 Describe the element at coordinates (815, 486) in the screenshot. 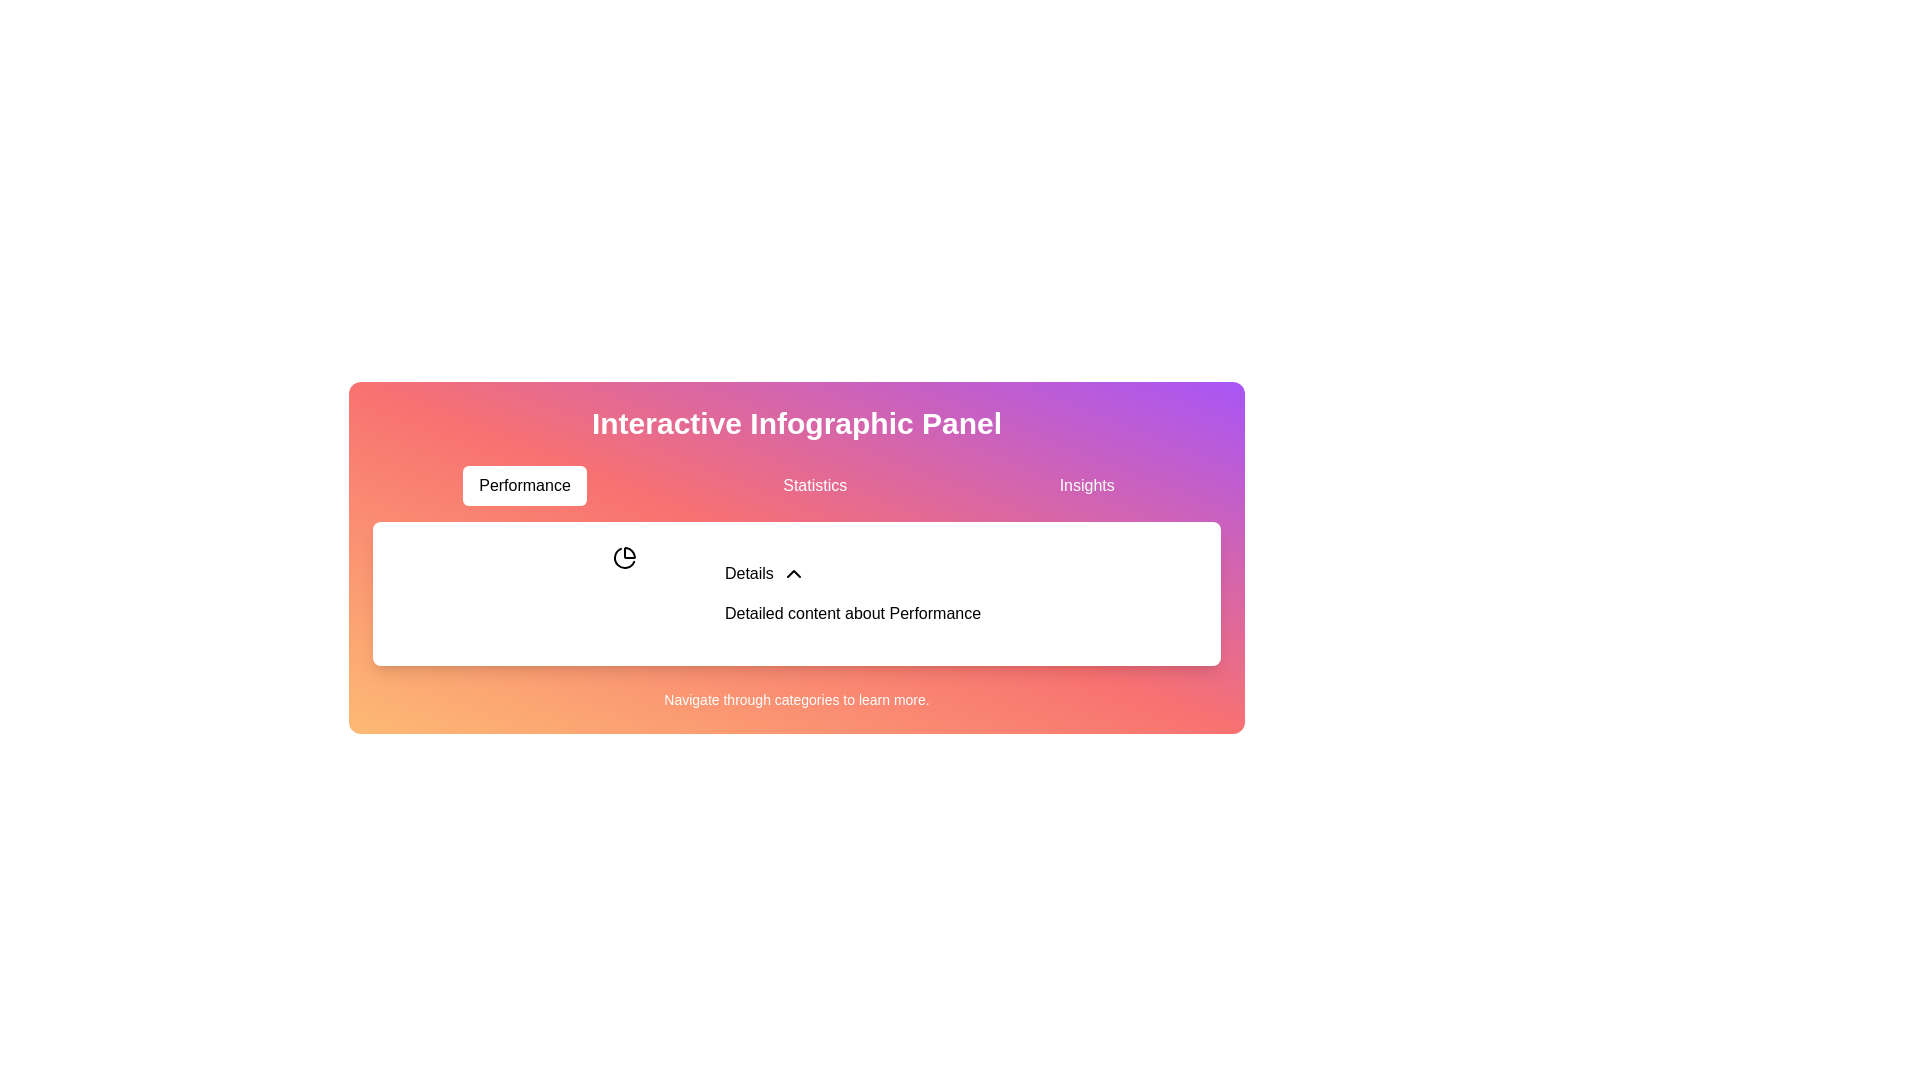

I see `the 'Statistics' button, which is the second button in a horizontal layout between 'Performance' and 'Insights', to trigger visual effects` at that location.